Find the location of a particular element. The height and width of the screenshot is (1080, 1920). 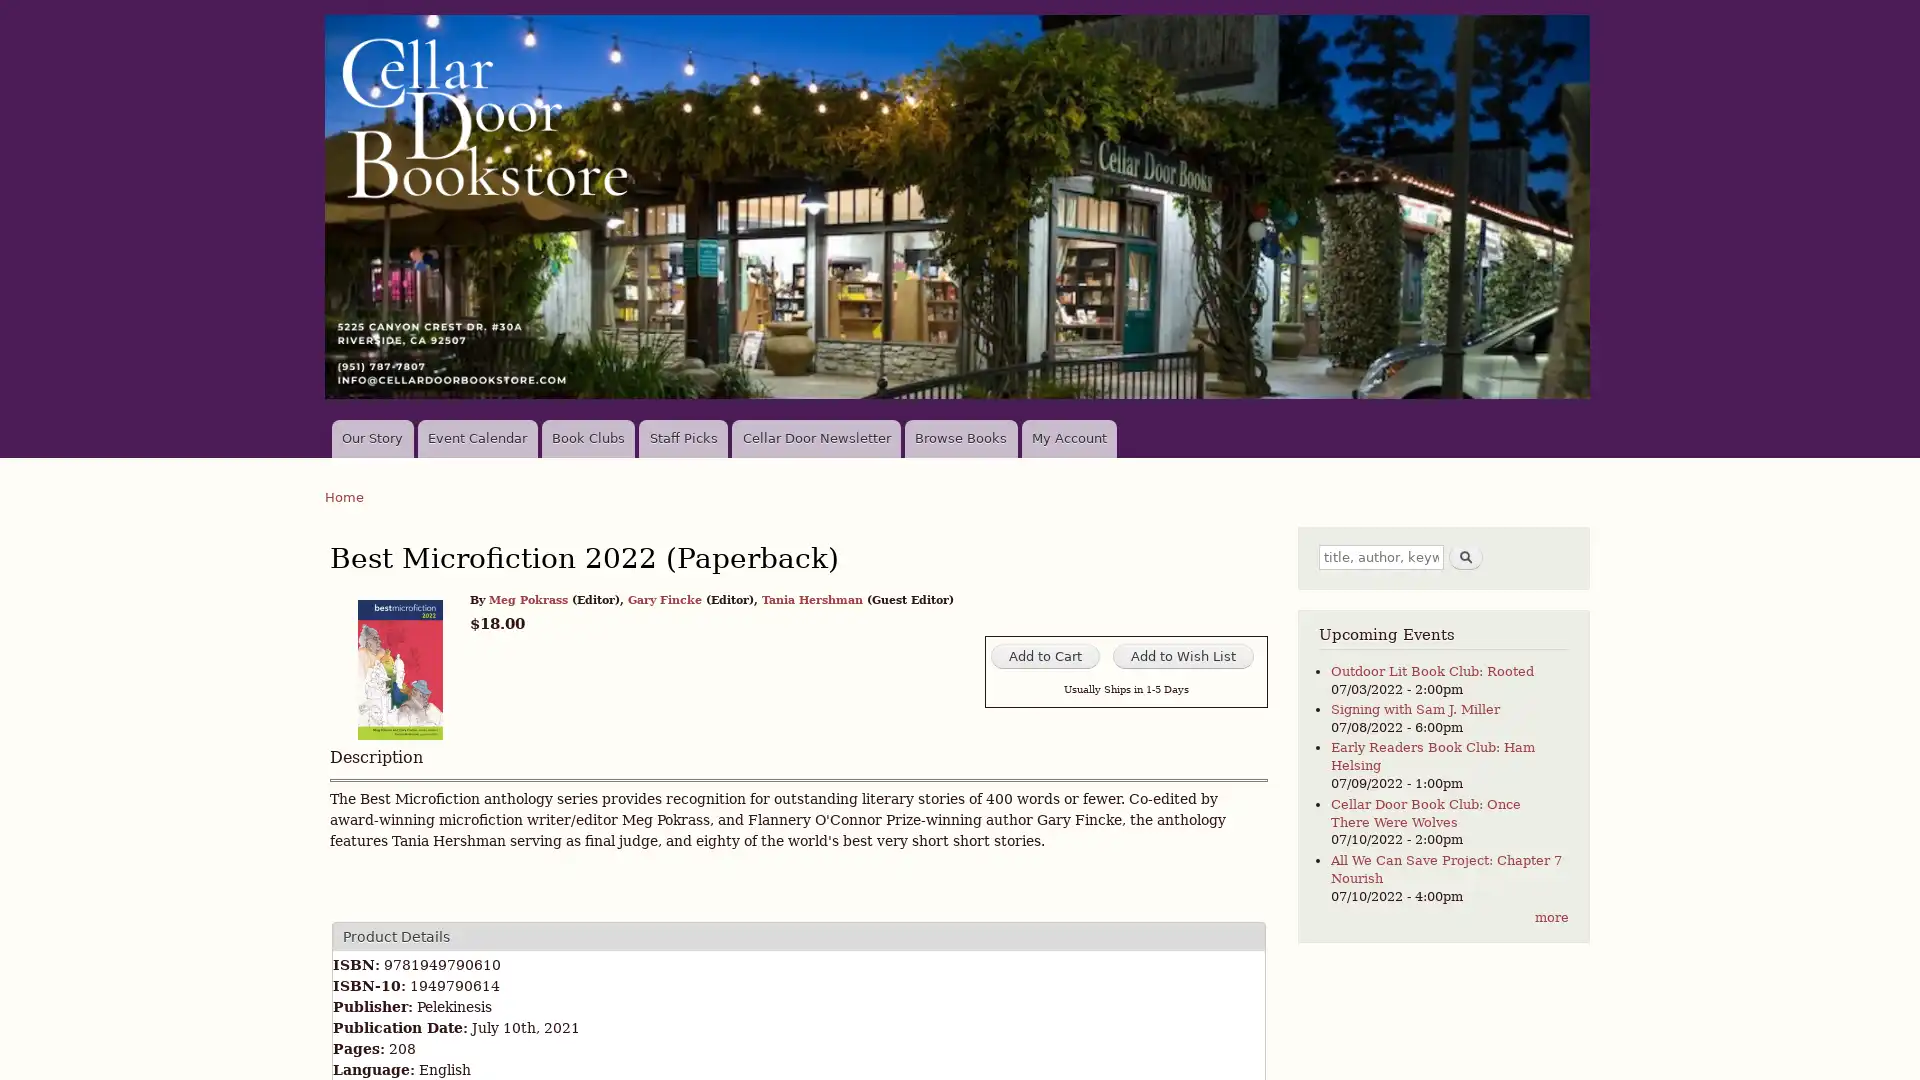

Search is located at coordinates (1464, 557).